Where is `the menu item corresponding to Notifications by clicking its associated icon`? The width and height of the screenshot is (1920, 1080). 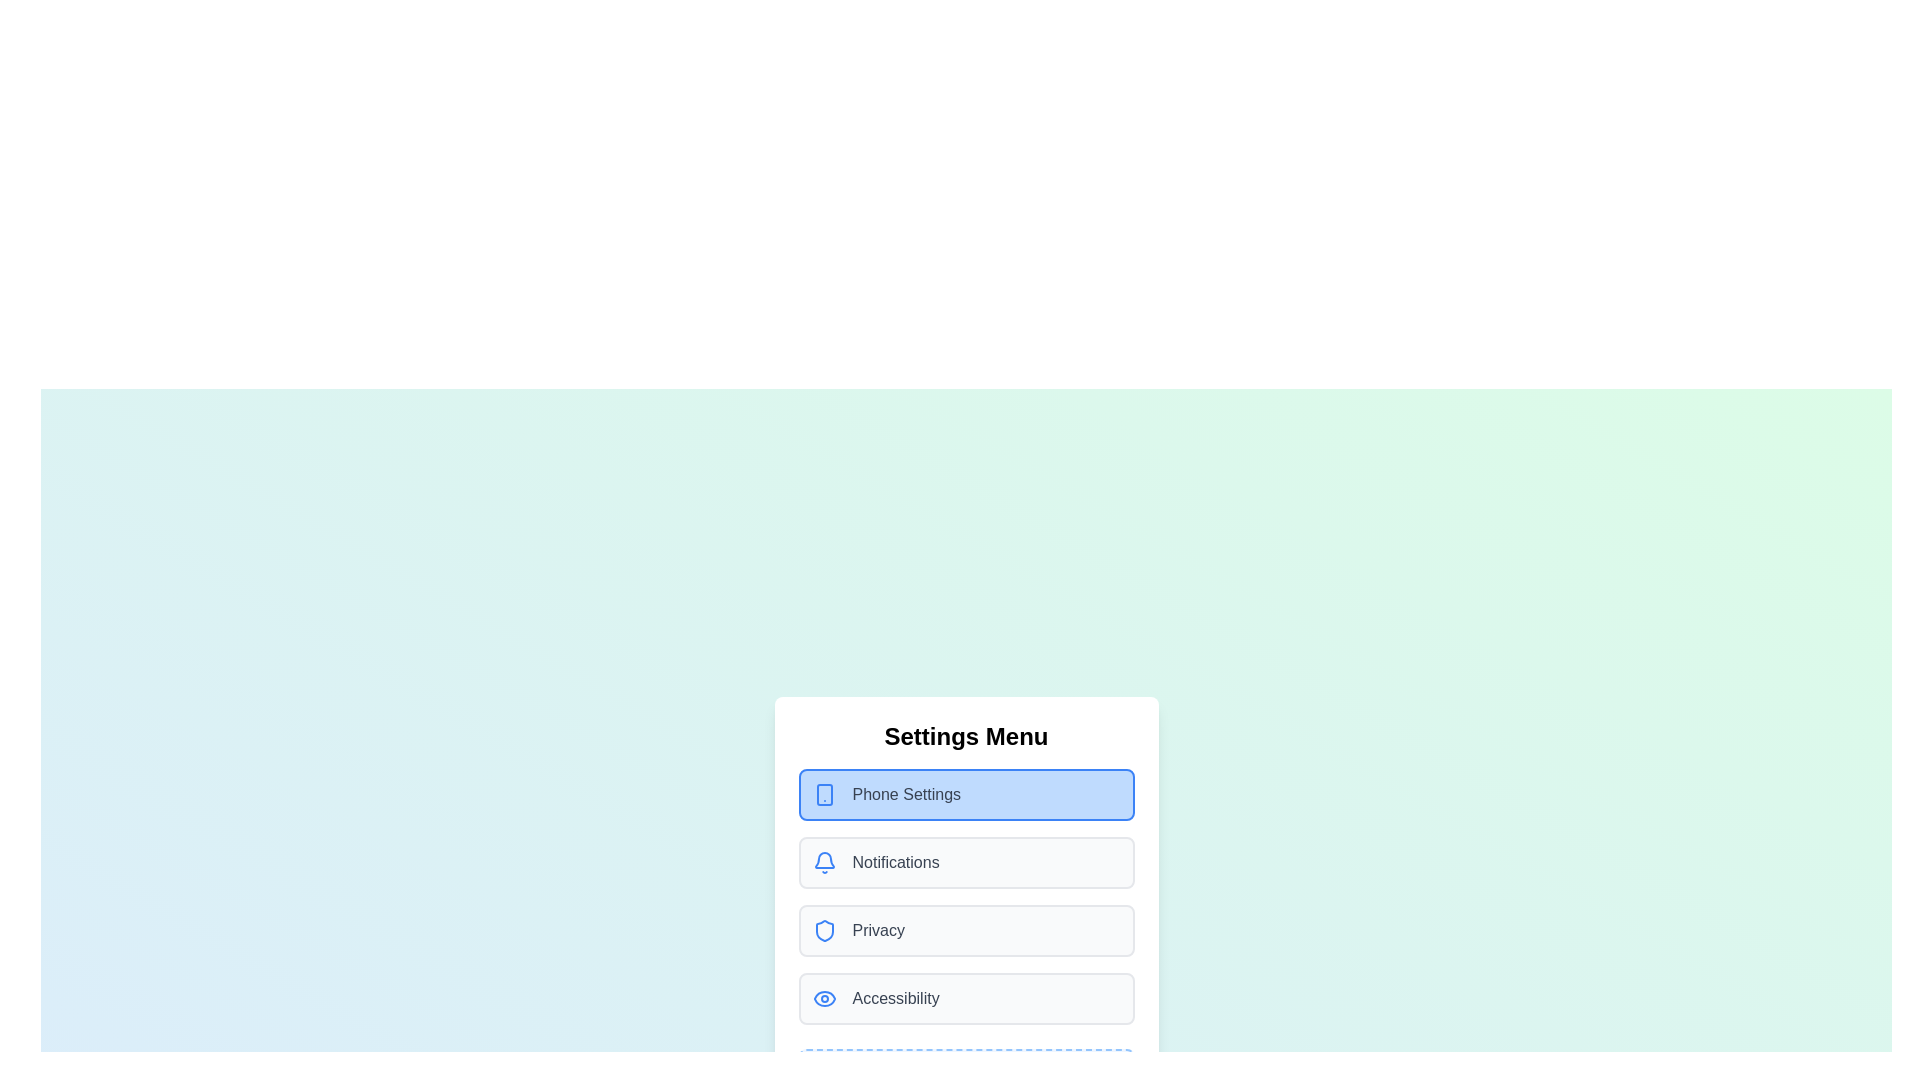
the menu item corresponding to Notifications by clicking its associated icon is located at coordinates (824, 862).